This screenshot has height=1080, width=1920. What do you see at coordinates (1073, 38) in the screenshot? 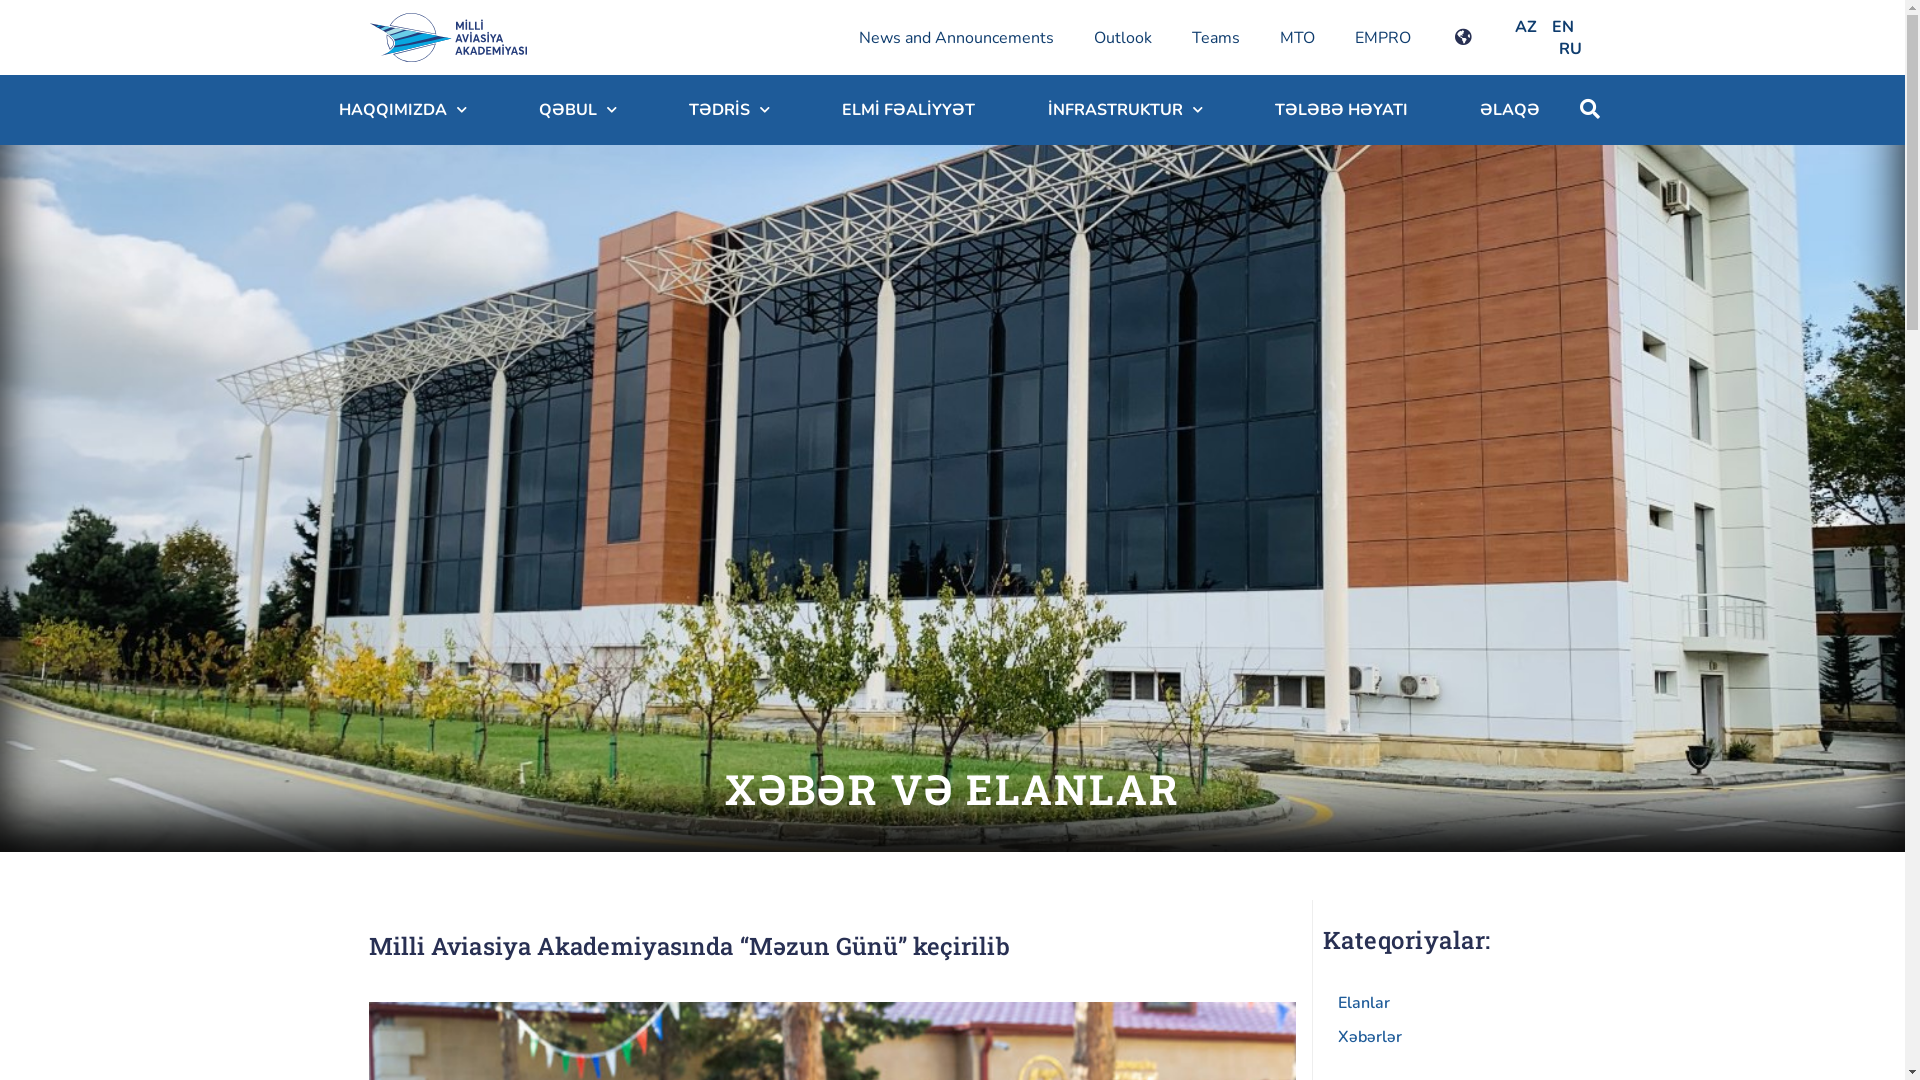
I see `'Outlook'` at bounding box center [1073, 38].